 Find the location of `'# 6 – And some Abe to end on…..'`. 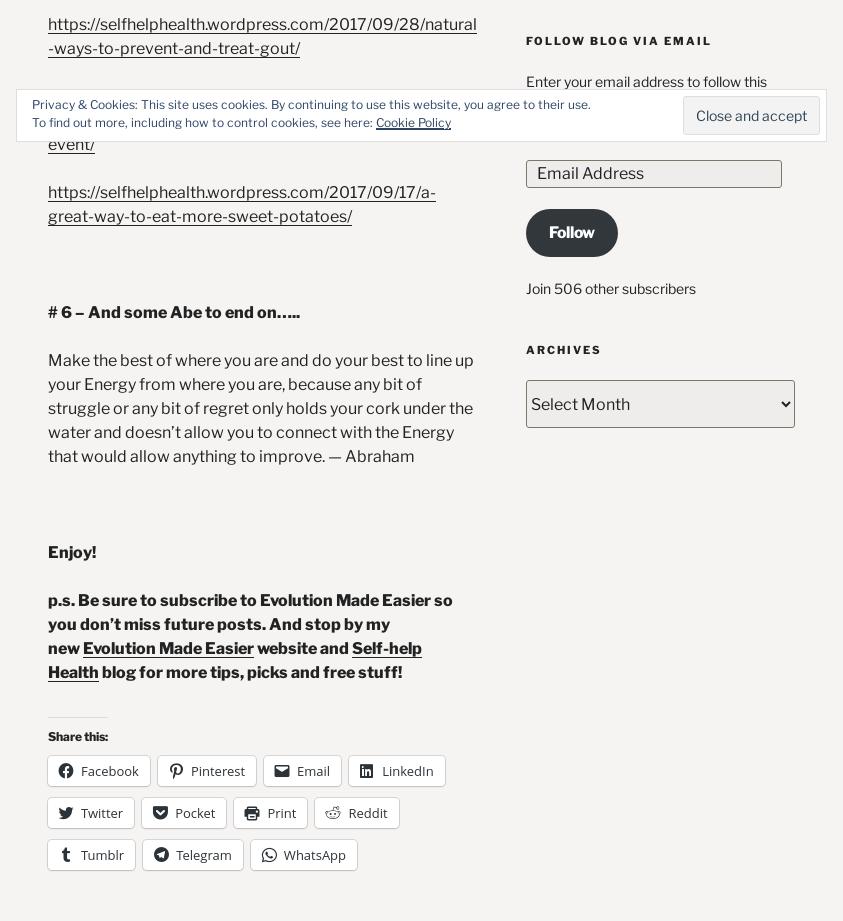

'# 6 – And some Abe to end on…..' is located at coordinates (46, 311).